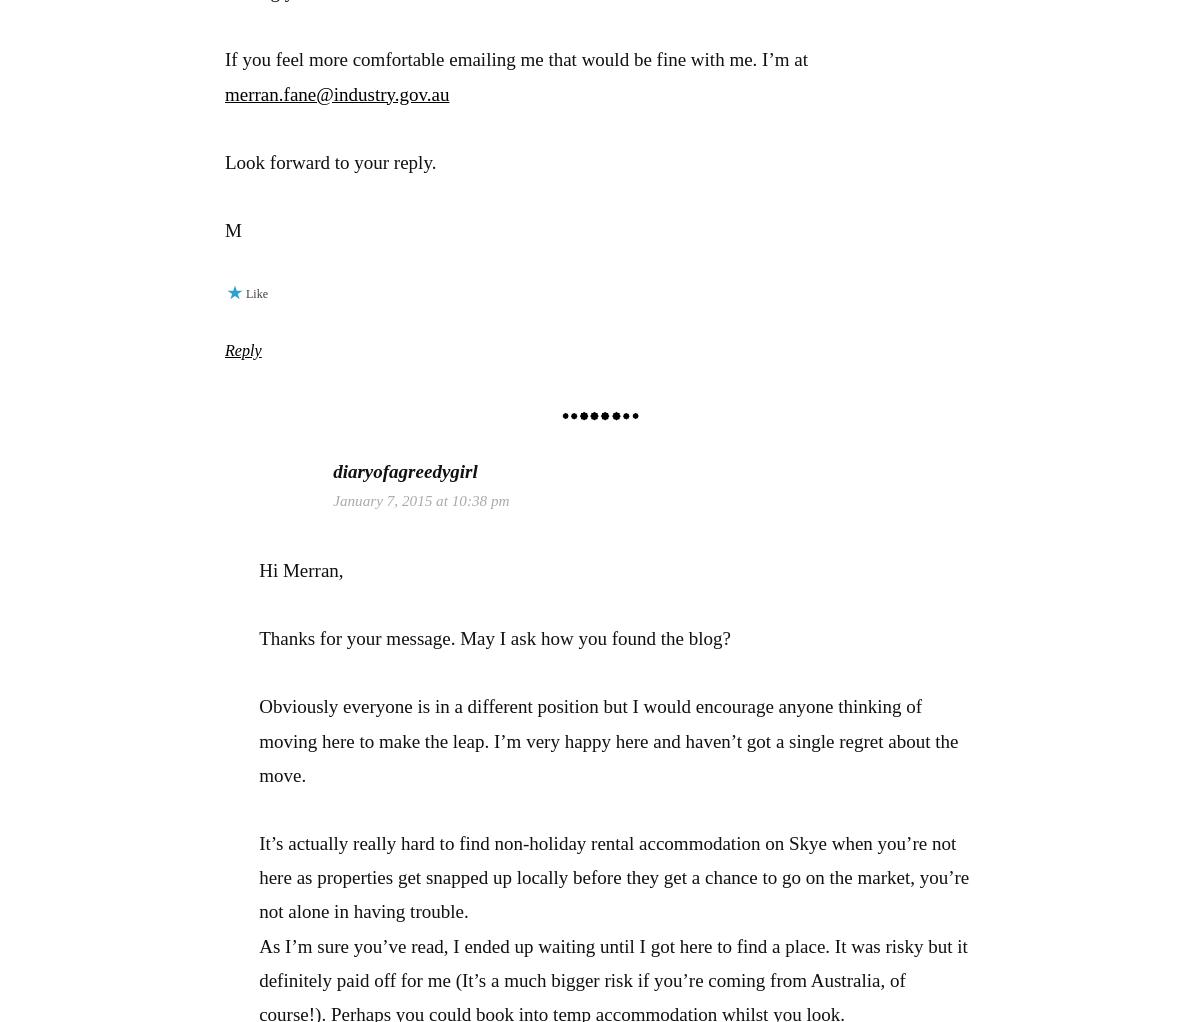 The height and width of the screenshot is (1022, 1200). Describe the element at coordinates (405, 470) in the screenshot. I see `'diaryofagreedygirl'` at that location.